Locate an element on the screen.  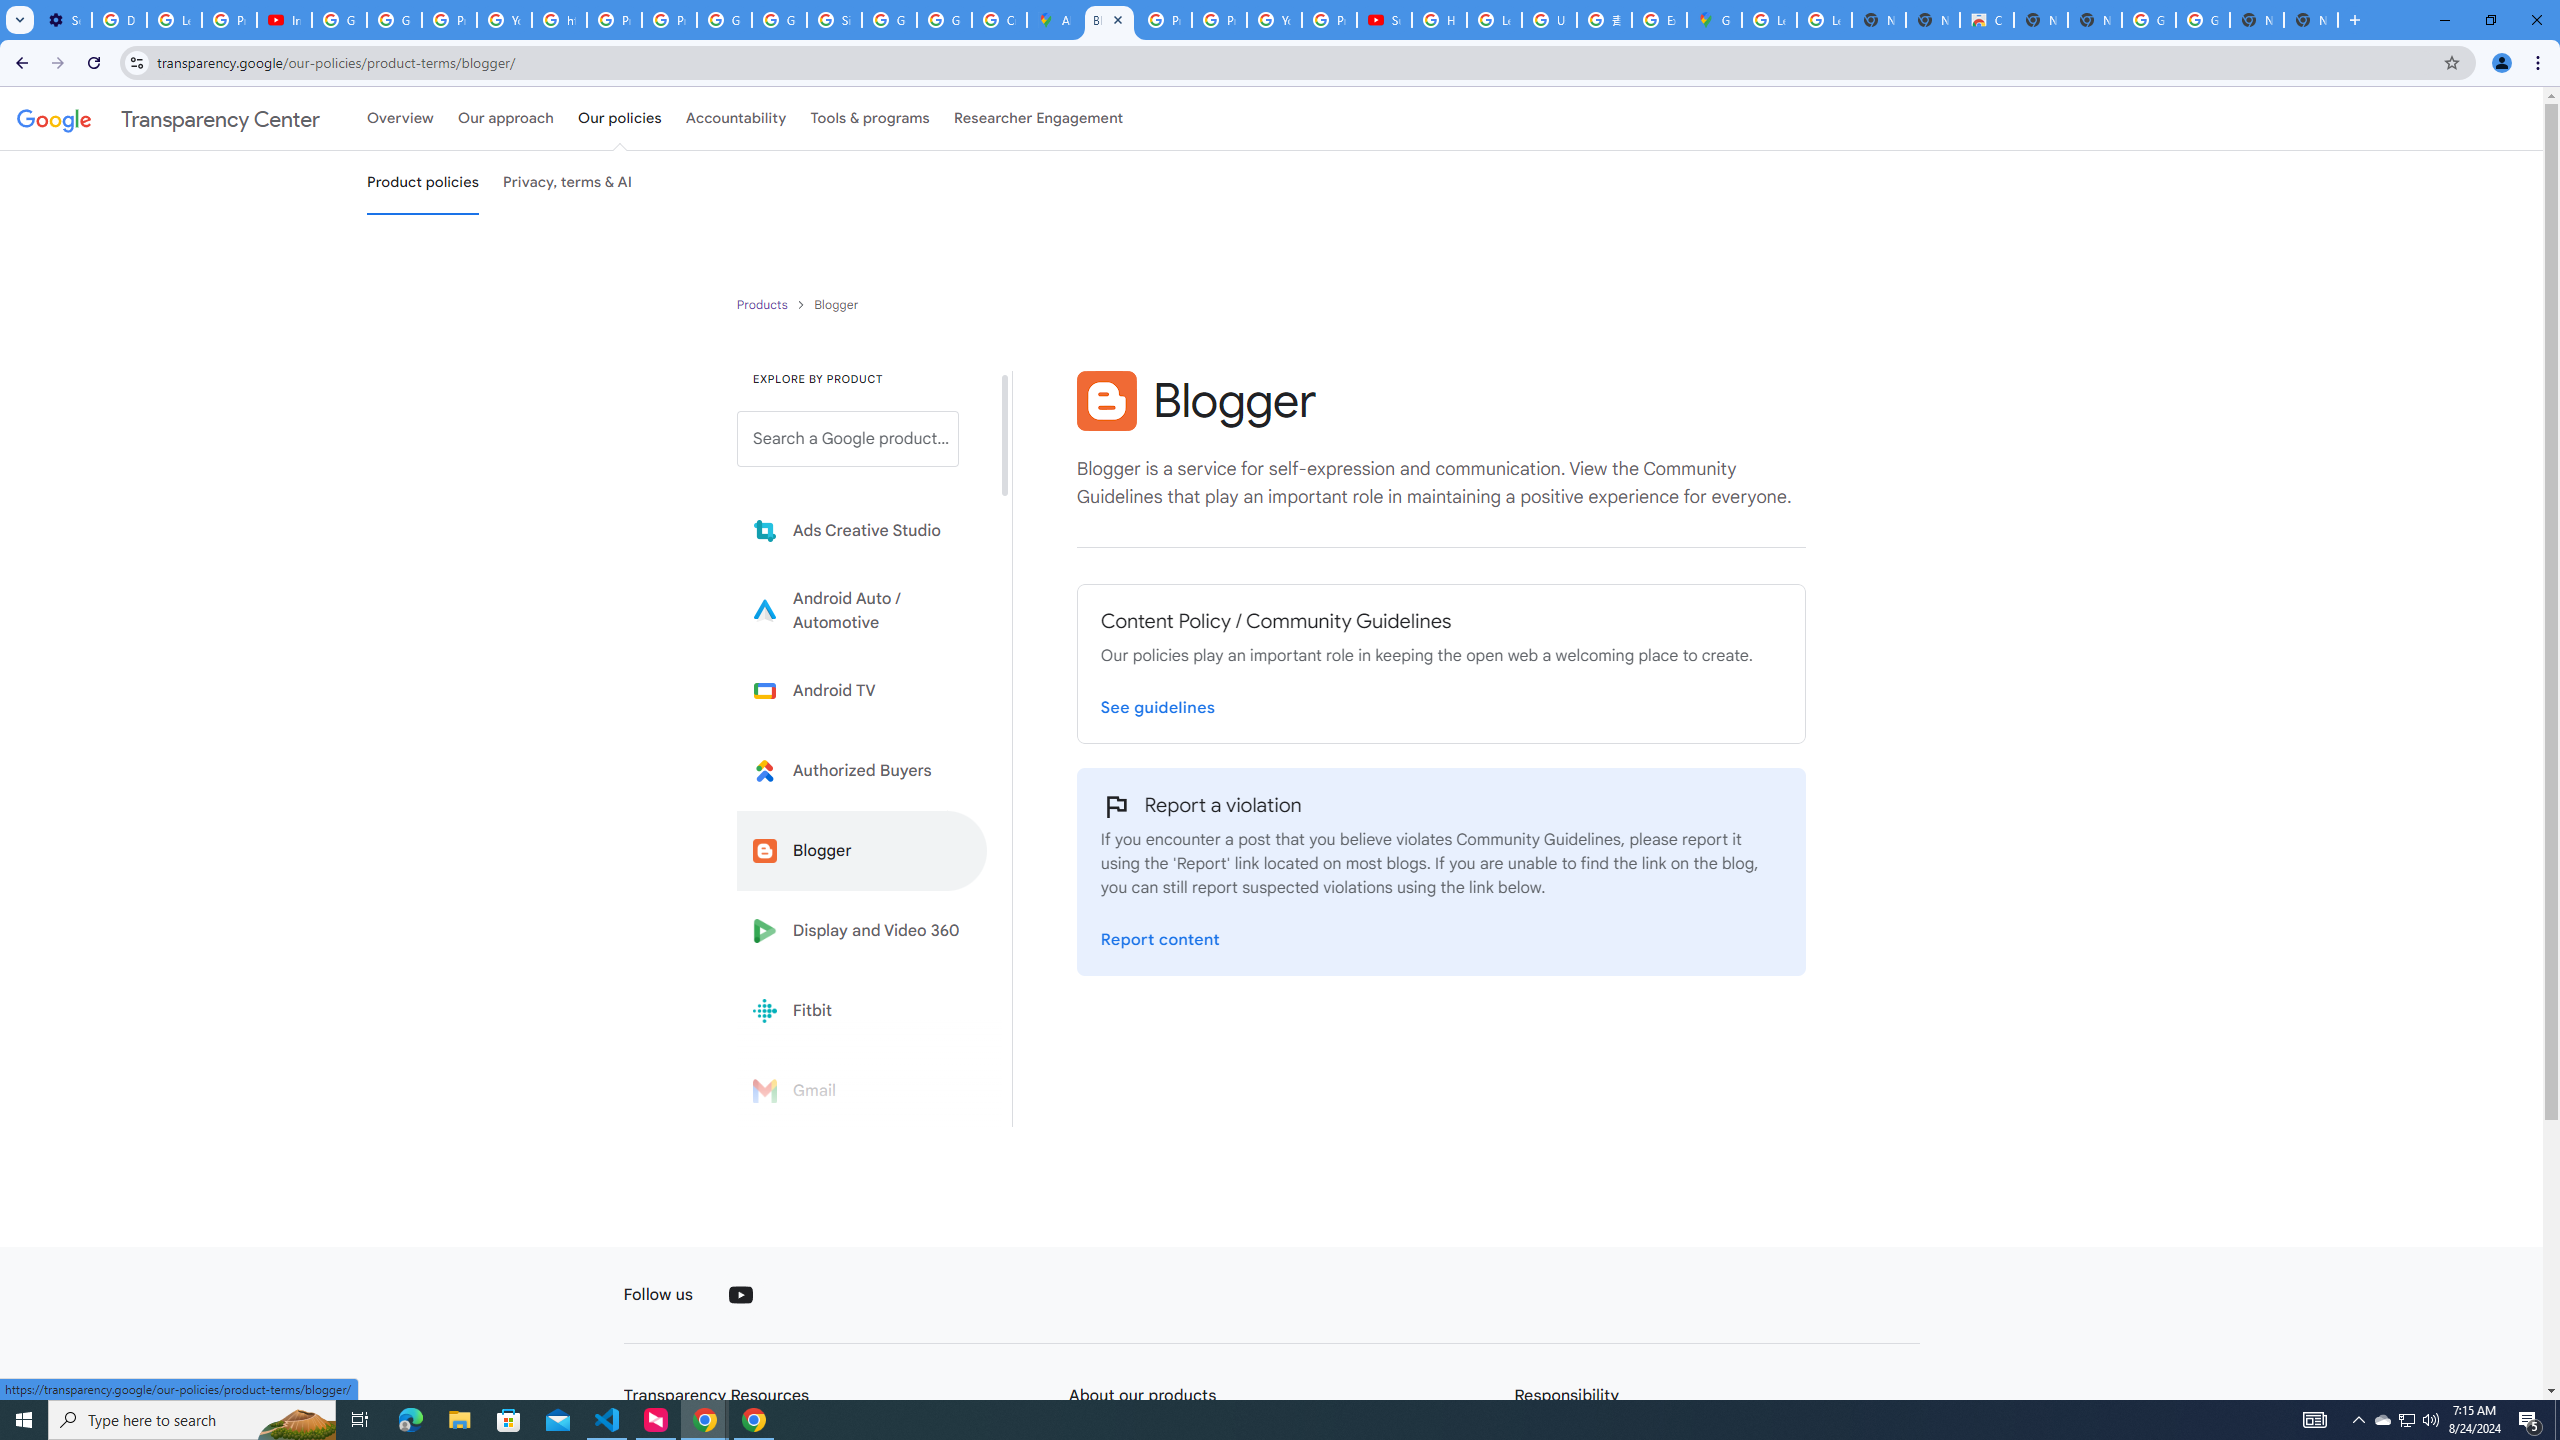
'Learn more about Android TV' is located at coordinates (861, 690).